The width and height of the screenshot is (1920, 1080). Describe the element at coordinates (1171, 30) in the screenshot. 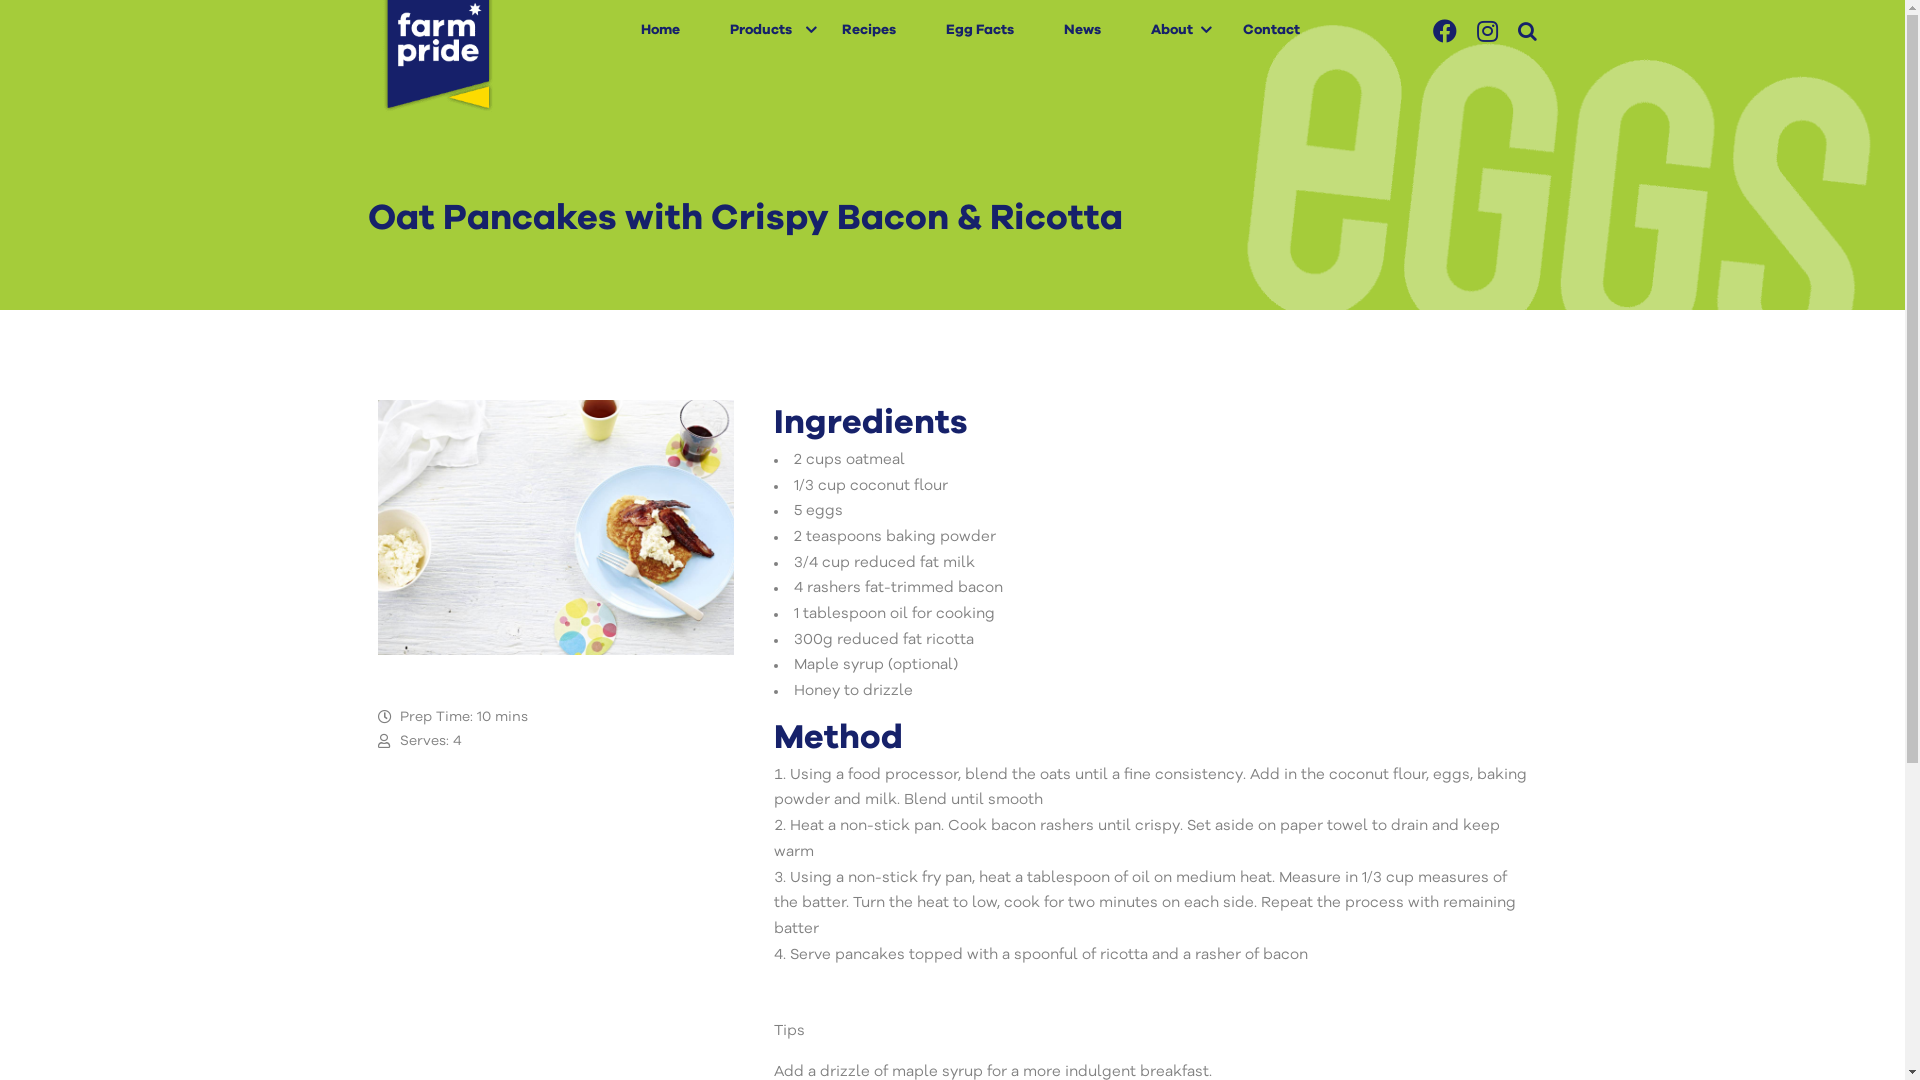

I see `'About'` at that location.